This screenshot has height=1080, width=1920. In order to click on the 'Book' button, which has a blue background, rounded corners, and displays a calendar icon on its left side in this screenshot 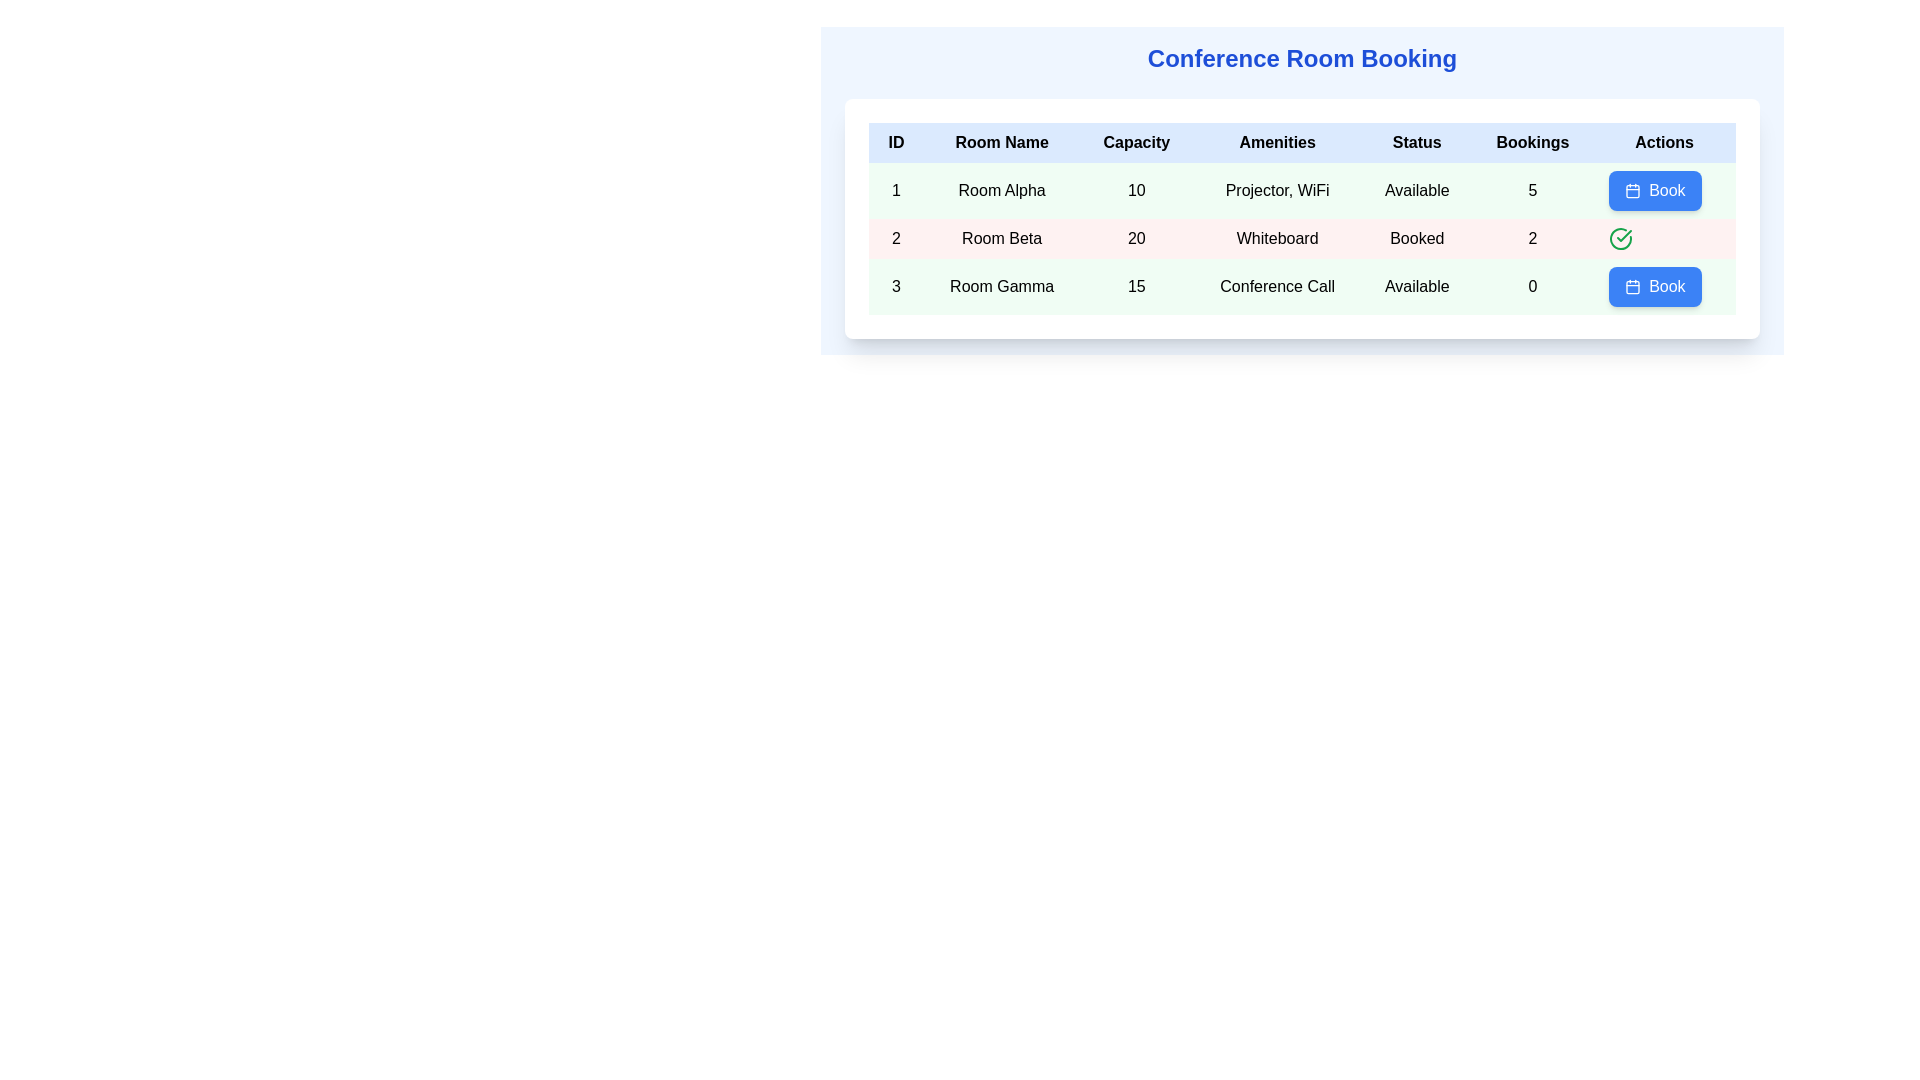, I will do `click(1664, 286)`.